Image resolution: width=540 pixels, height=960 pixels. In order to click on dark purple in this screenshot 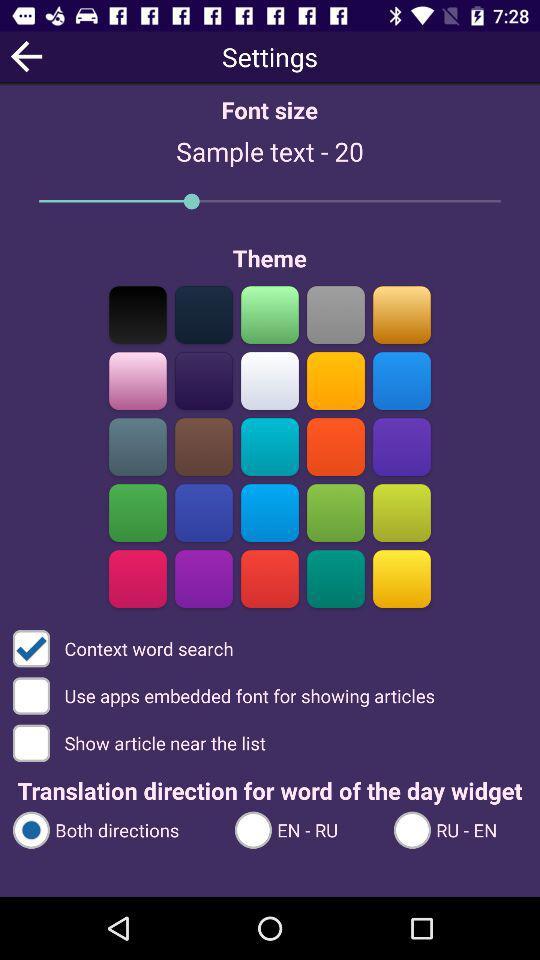, I will do `click(203, 578)`.